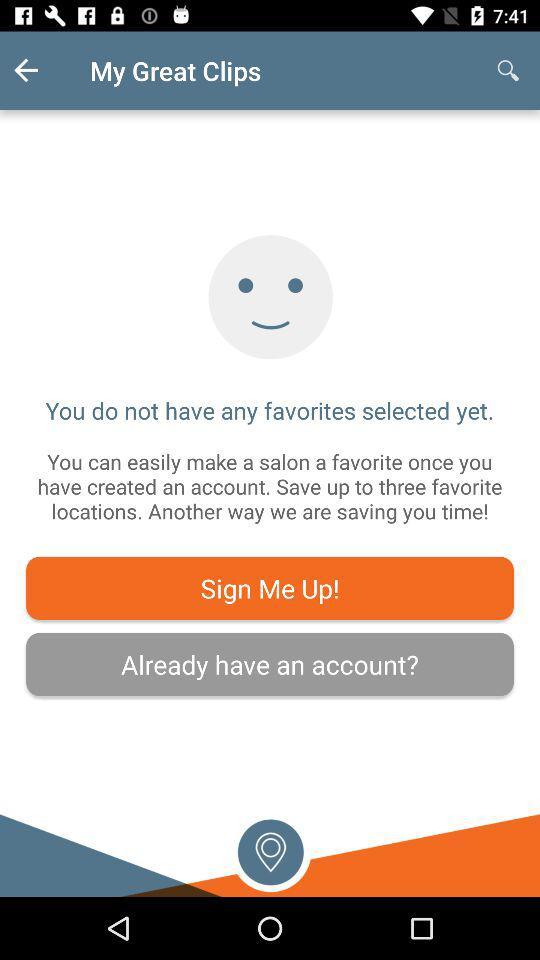 Image resolution: width=540 pixels, height=960 pixels. I want to click on the item below already have an item, so click(270, 849).